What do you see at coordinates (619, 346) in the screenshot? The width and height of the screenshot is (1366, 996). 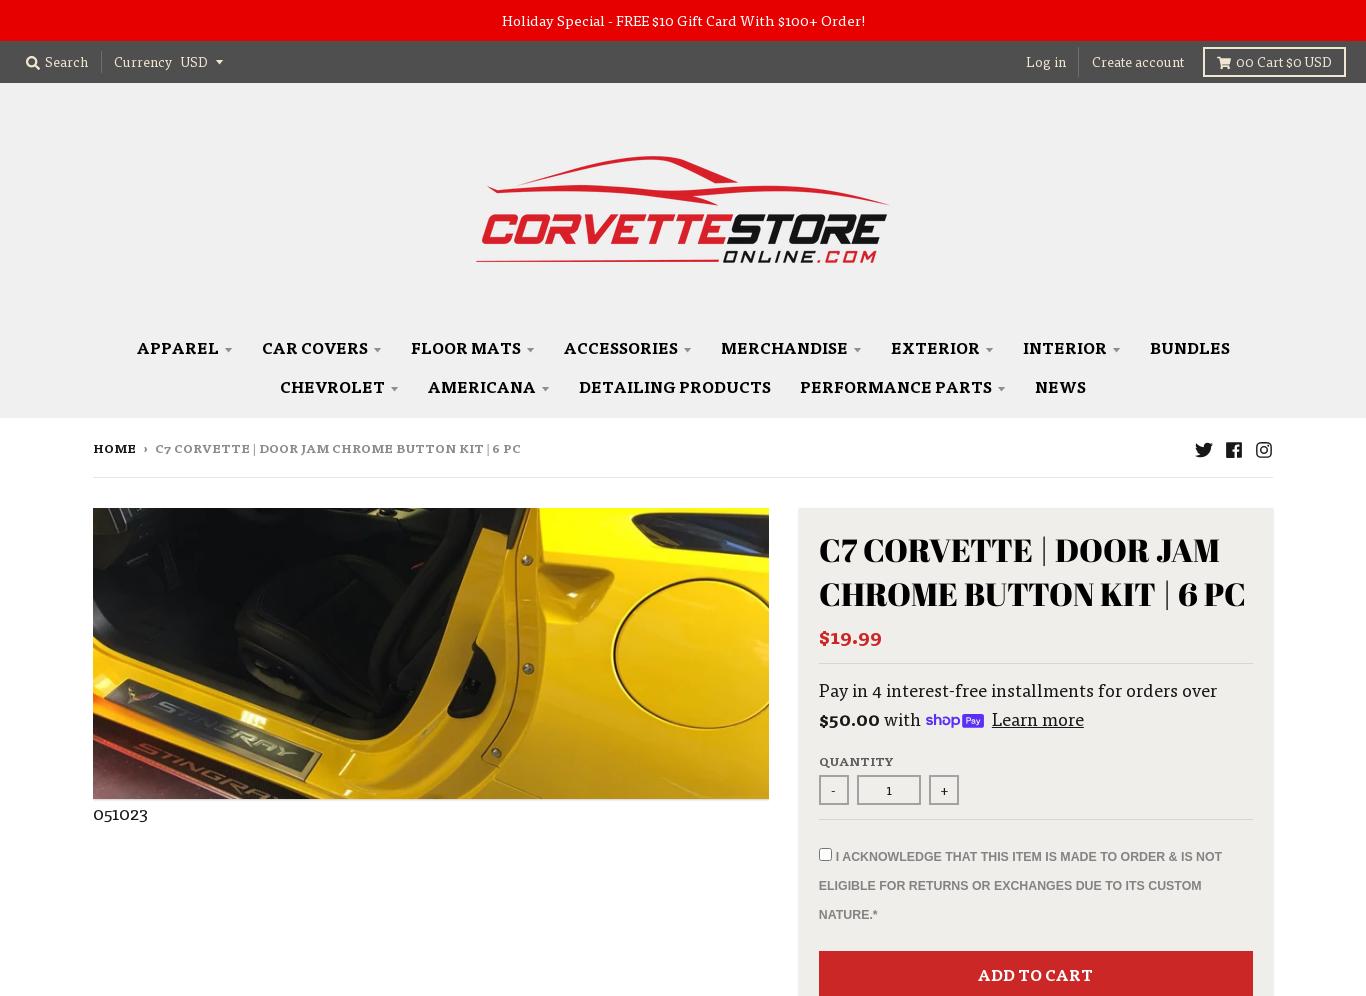 I see `'Accessories'` at bounding box center [619, 346].